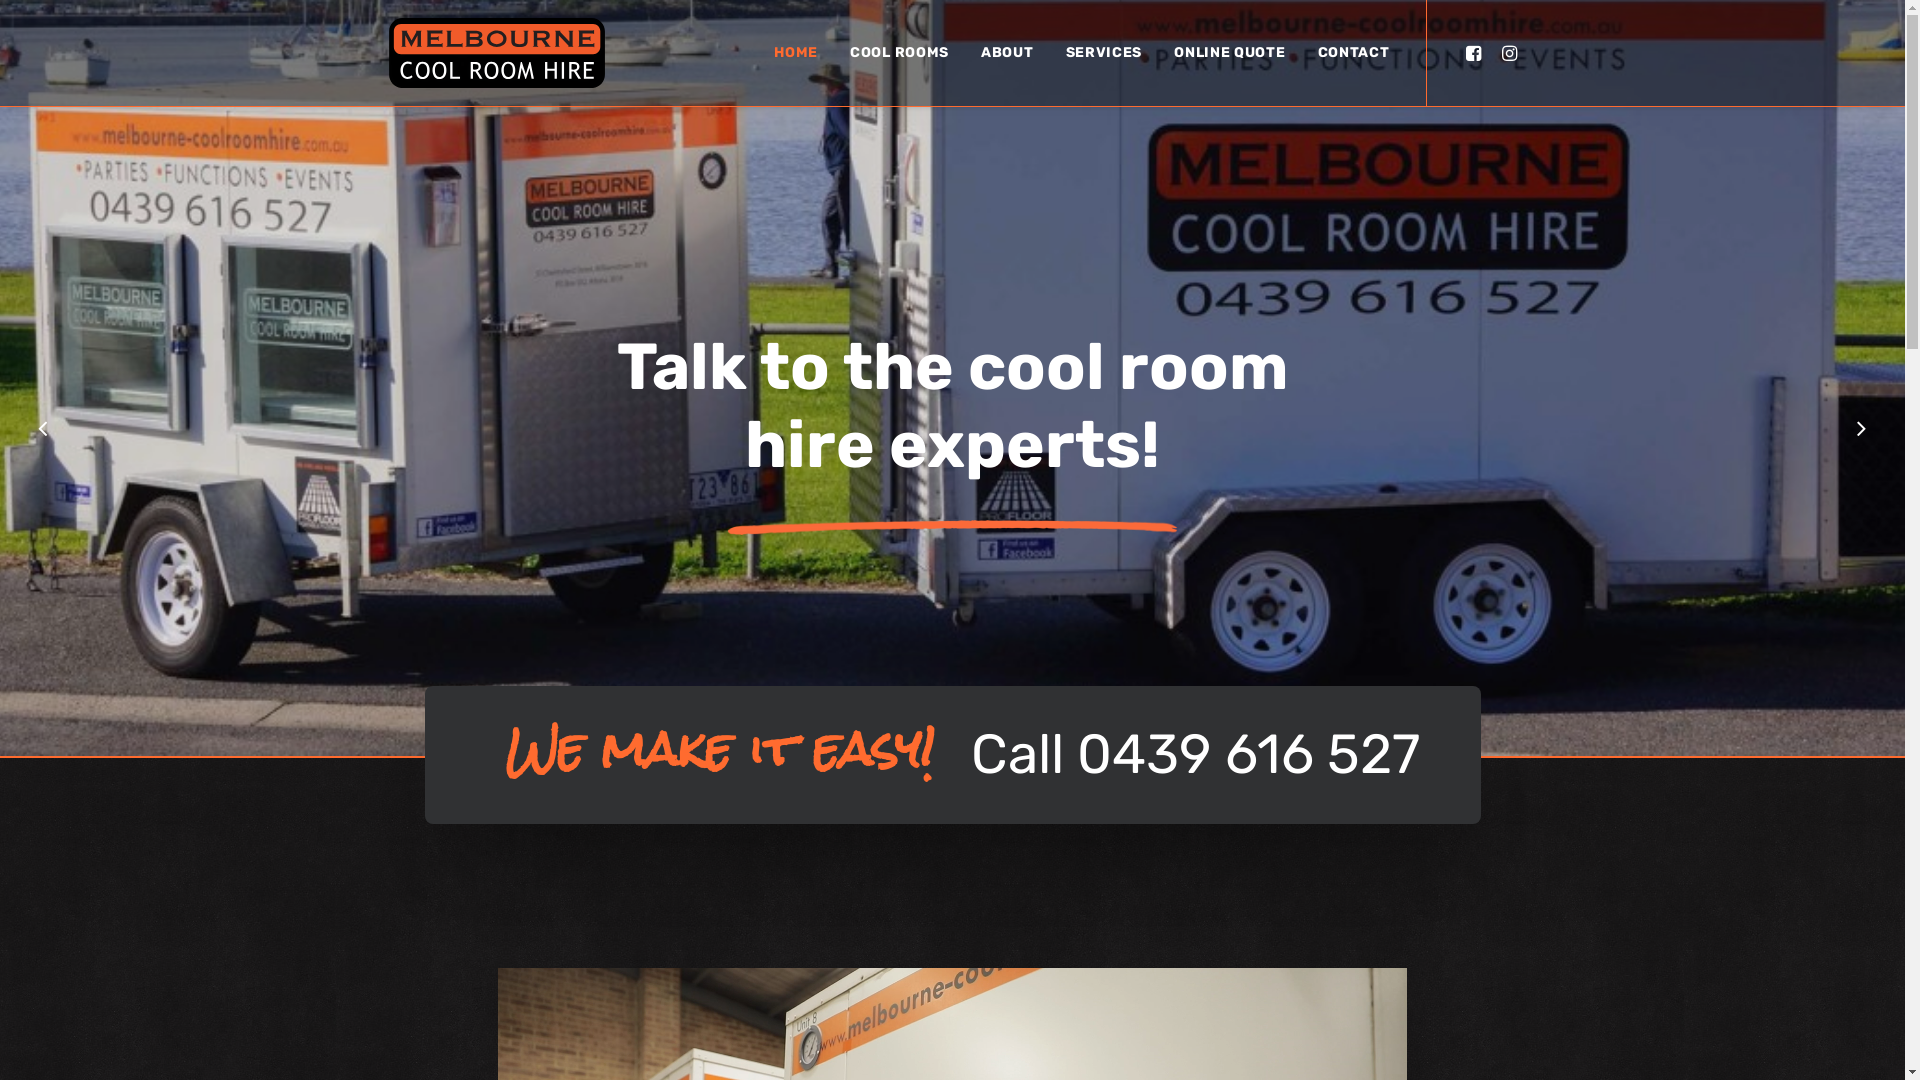 This screenshot has height=1080, width=1920. I want to click on 'COOL ROOMS', so click(898, 52).